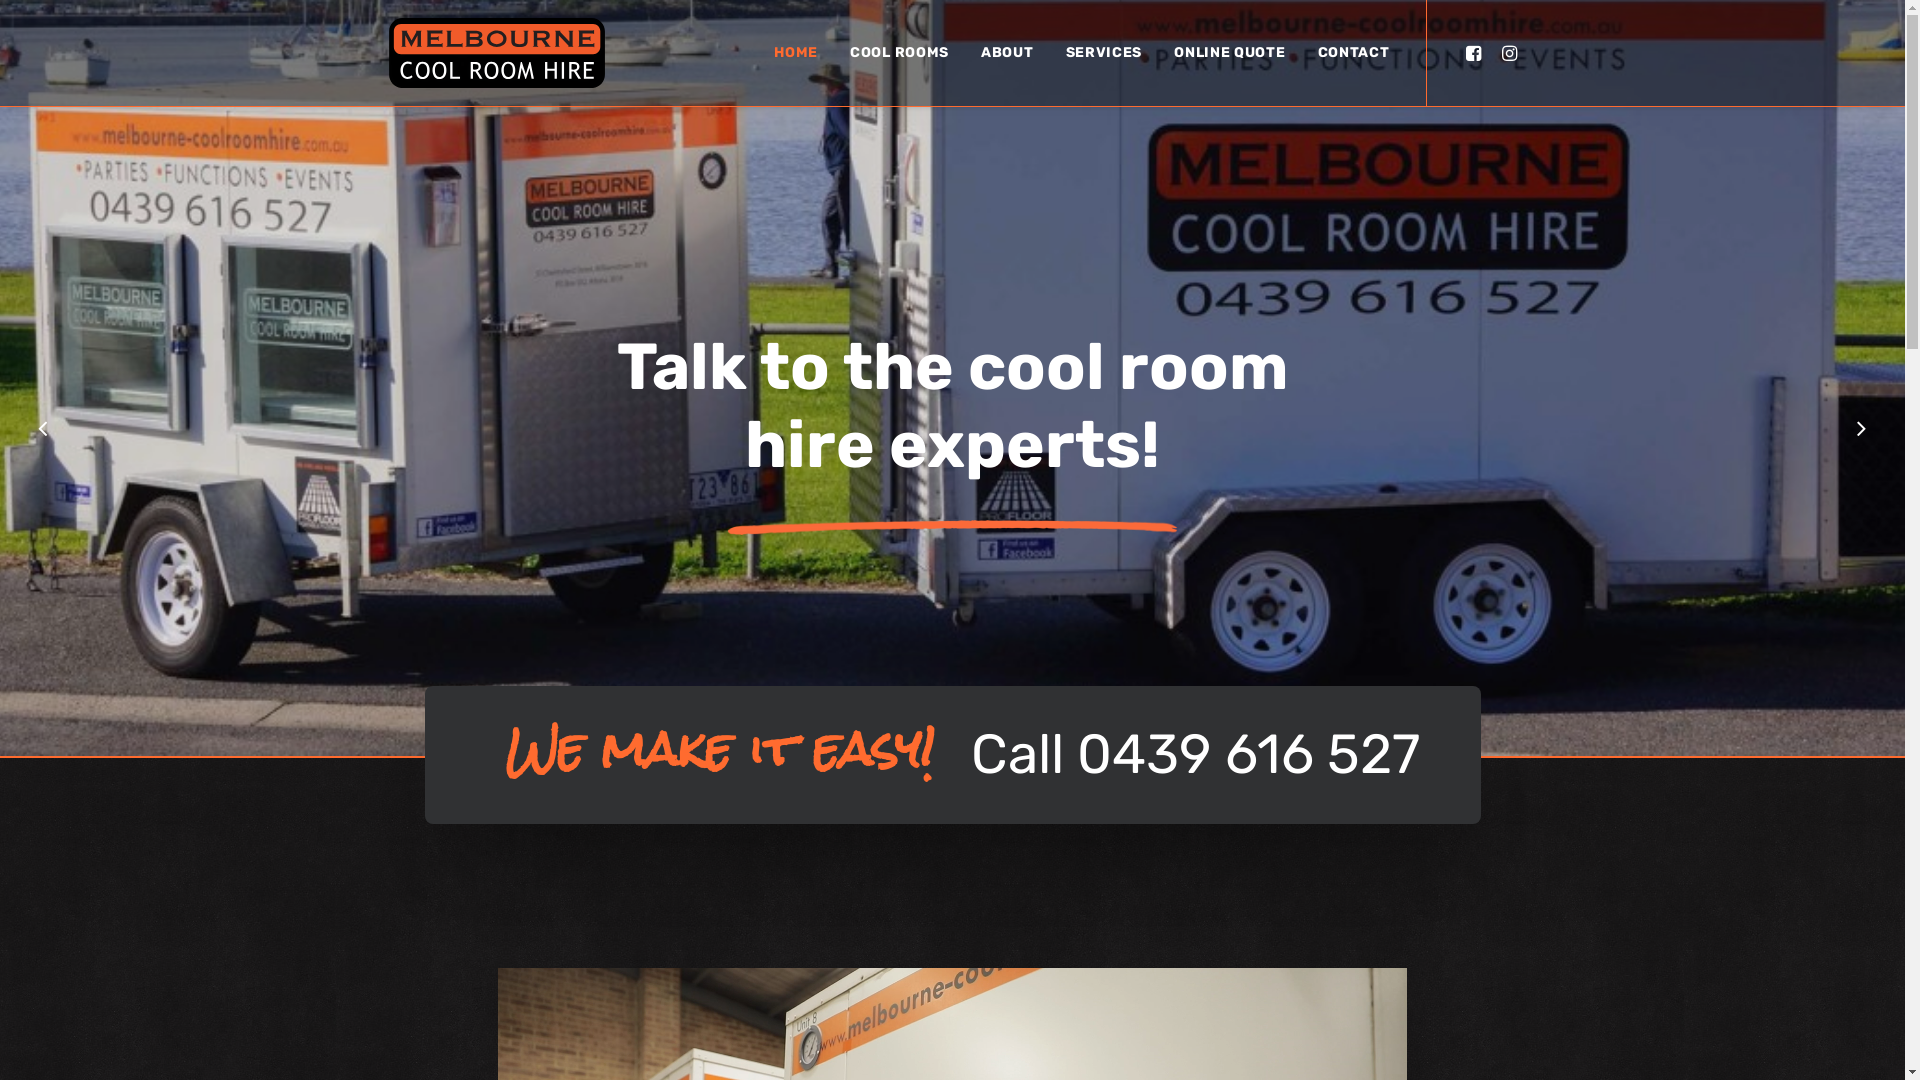 This screenshot has height=1080, width=1920. I want to click on 'COOL ROOMS', so click(898, 52).